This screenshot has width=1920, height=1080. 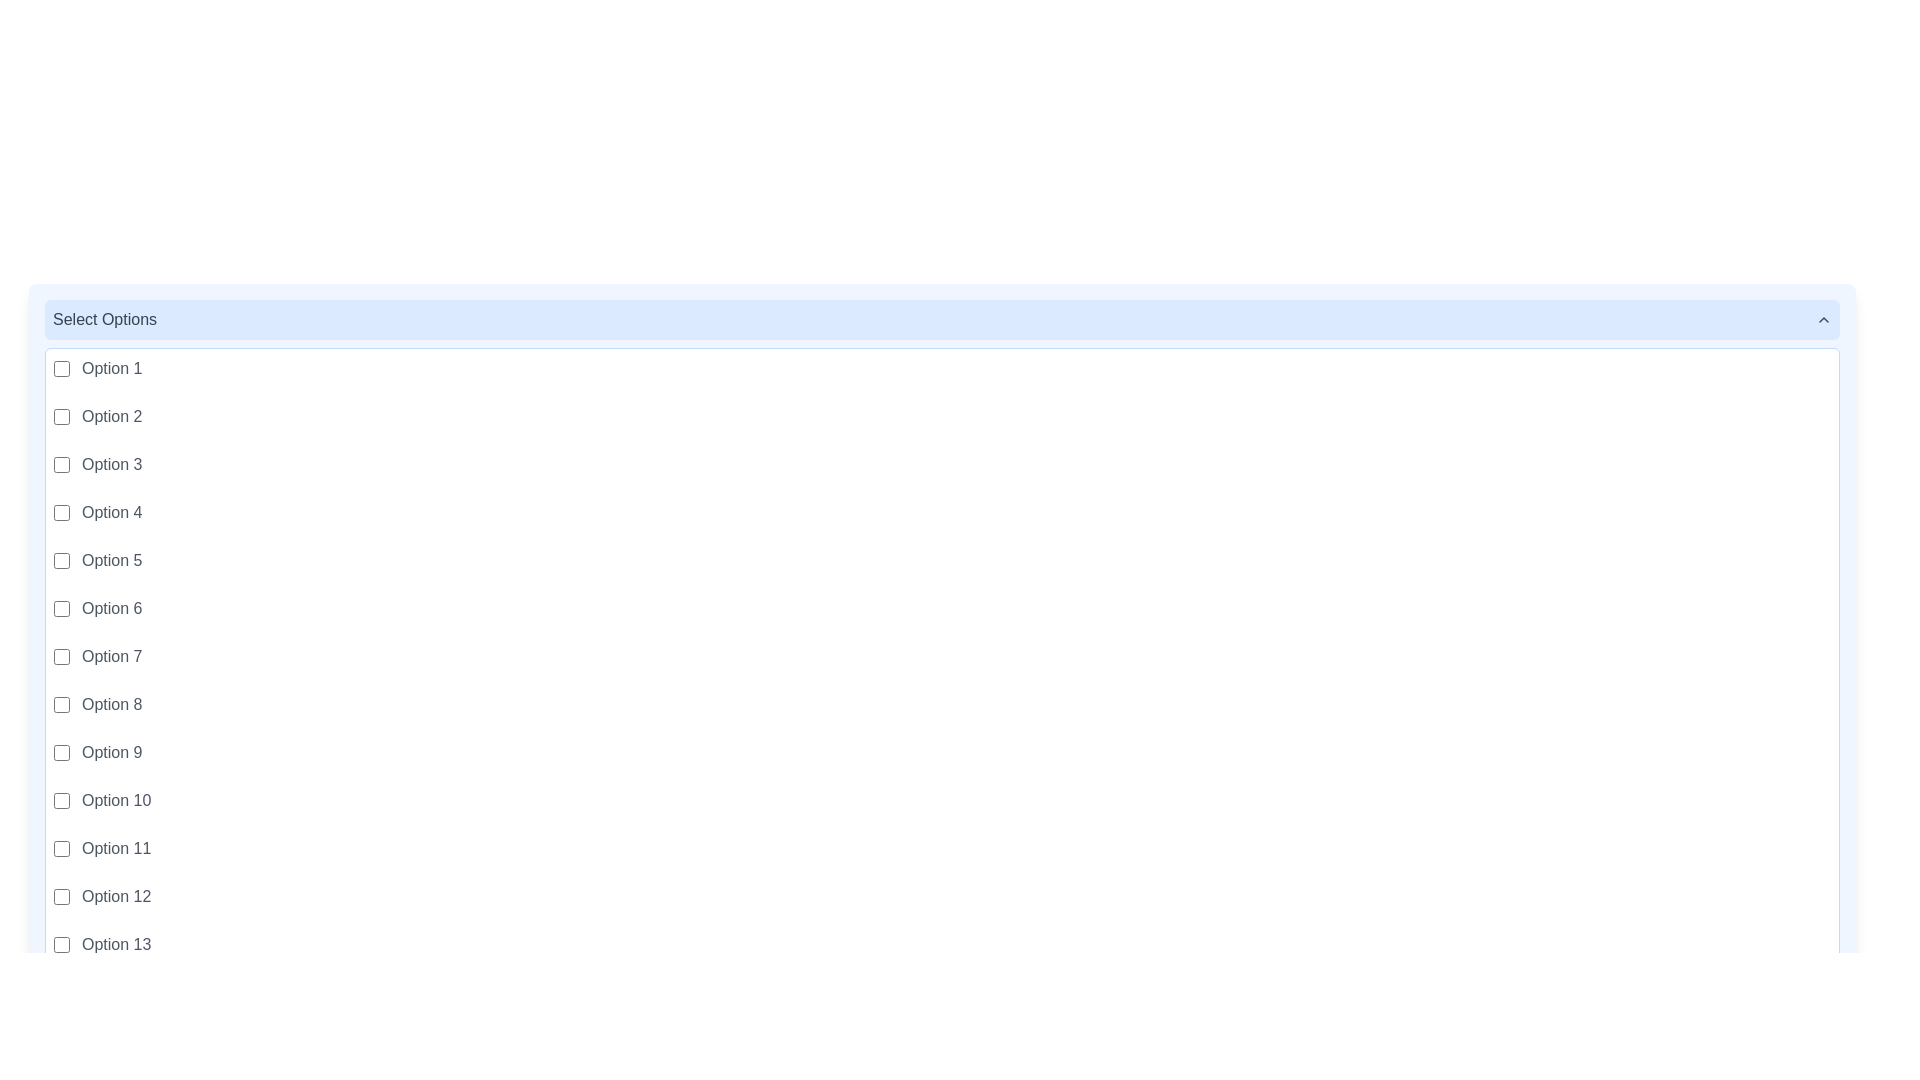 What do you see at coordinates (111, 512) in the screenshot?
I see `the text label displaying 'Option 4', which is styled in gray and positioned centrally in a vertical list, to read its content` at bounding box center [111, 512].